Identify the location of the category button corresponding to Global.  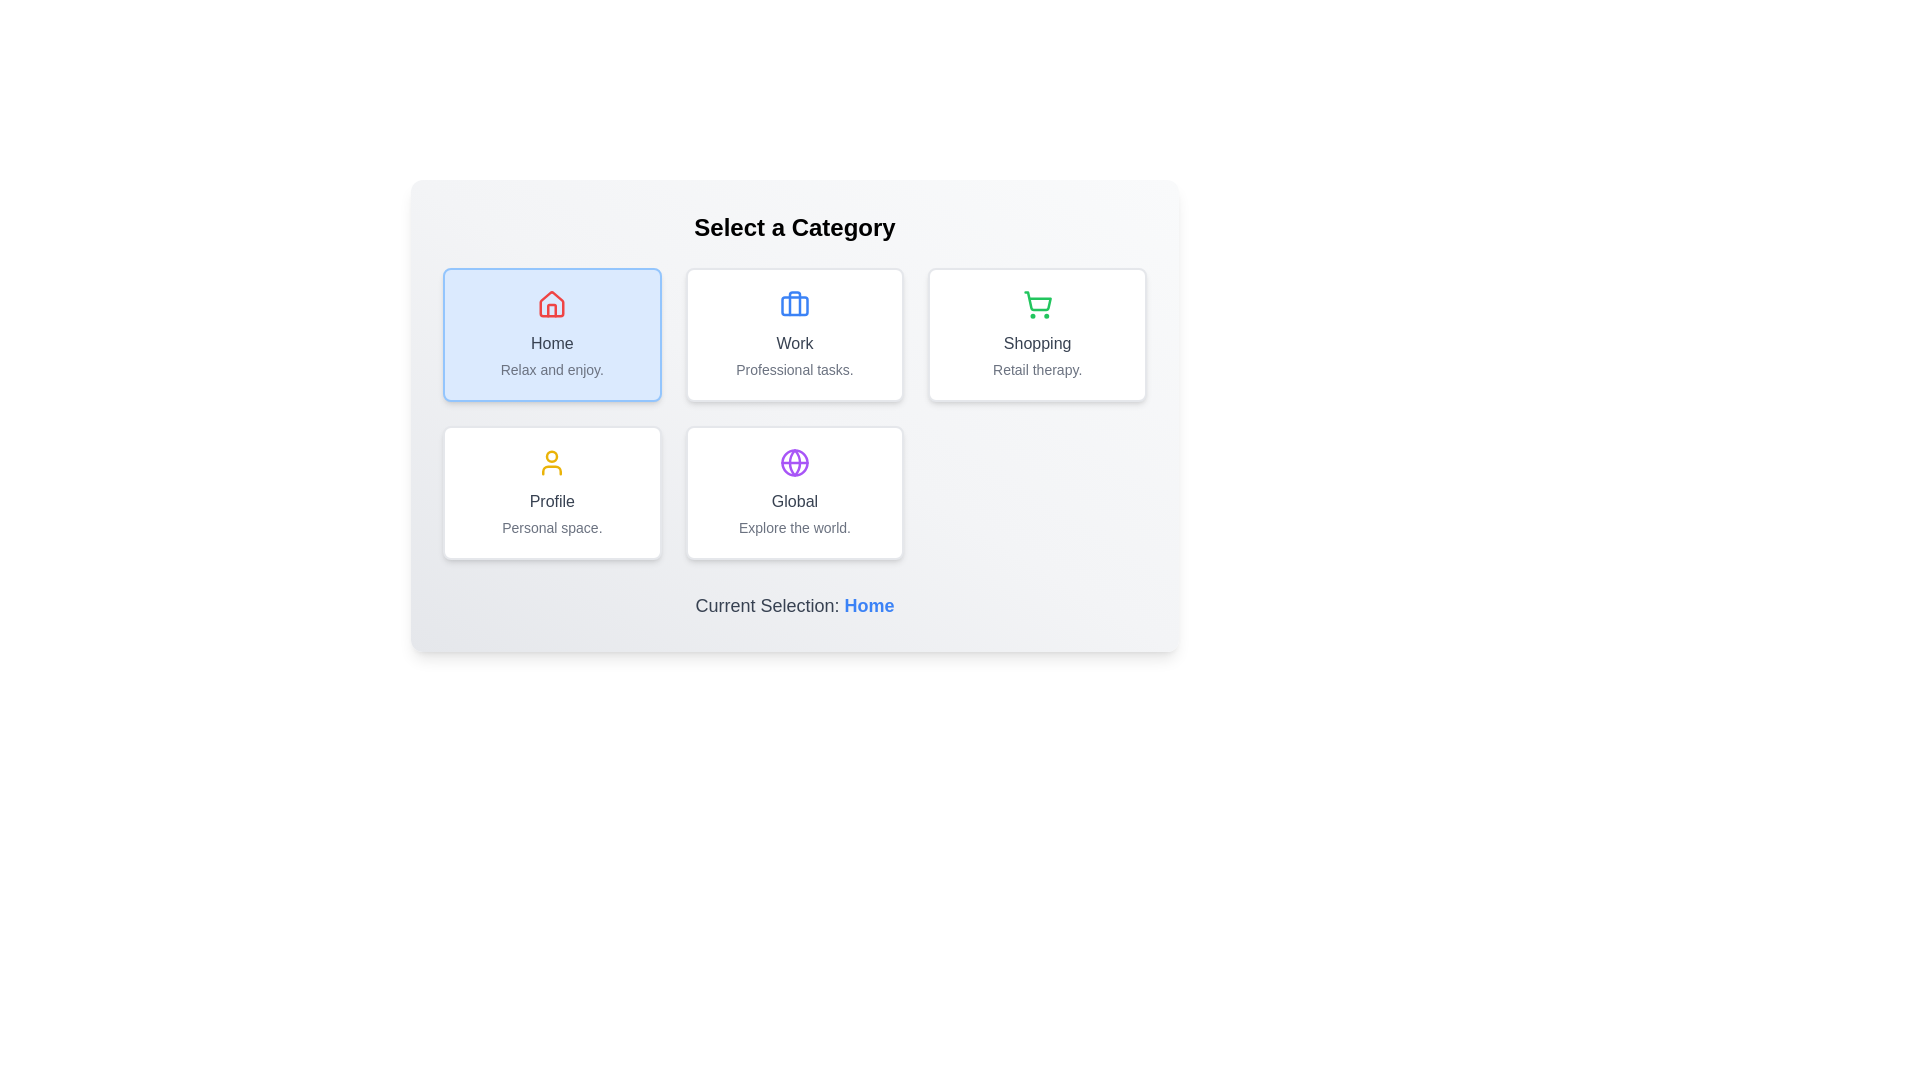
(794, 493).